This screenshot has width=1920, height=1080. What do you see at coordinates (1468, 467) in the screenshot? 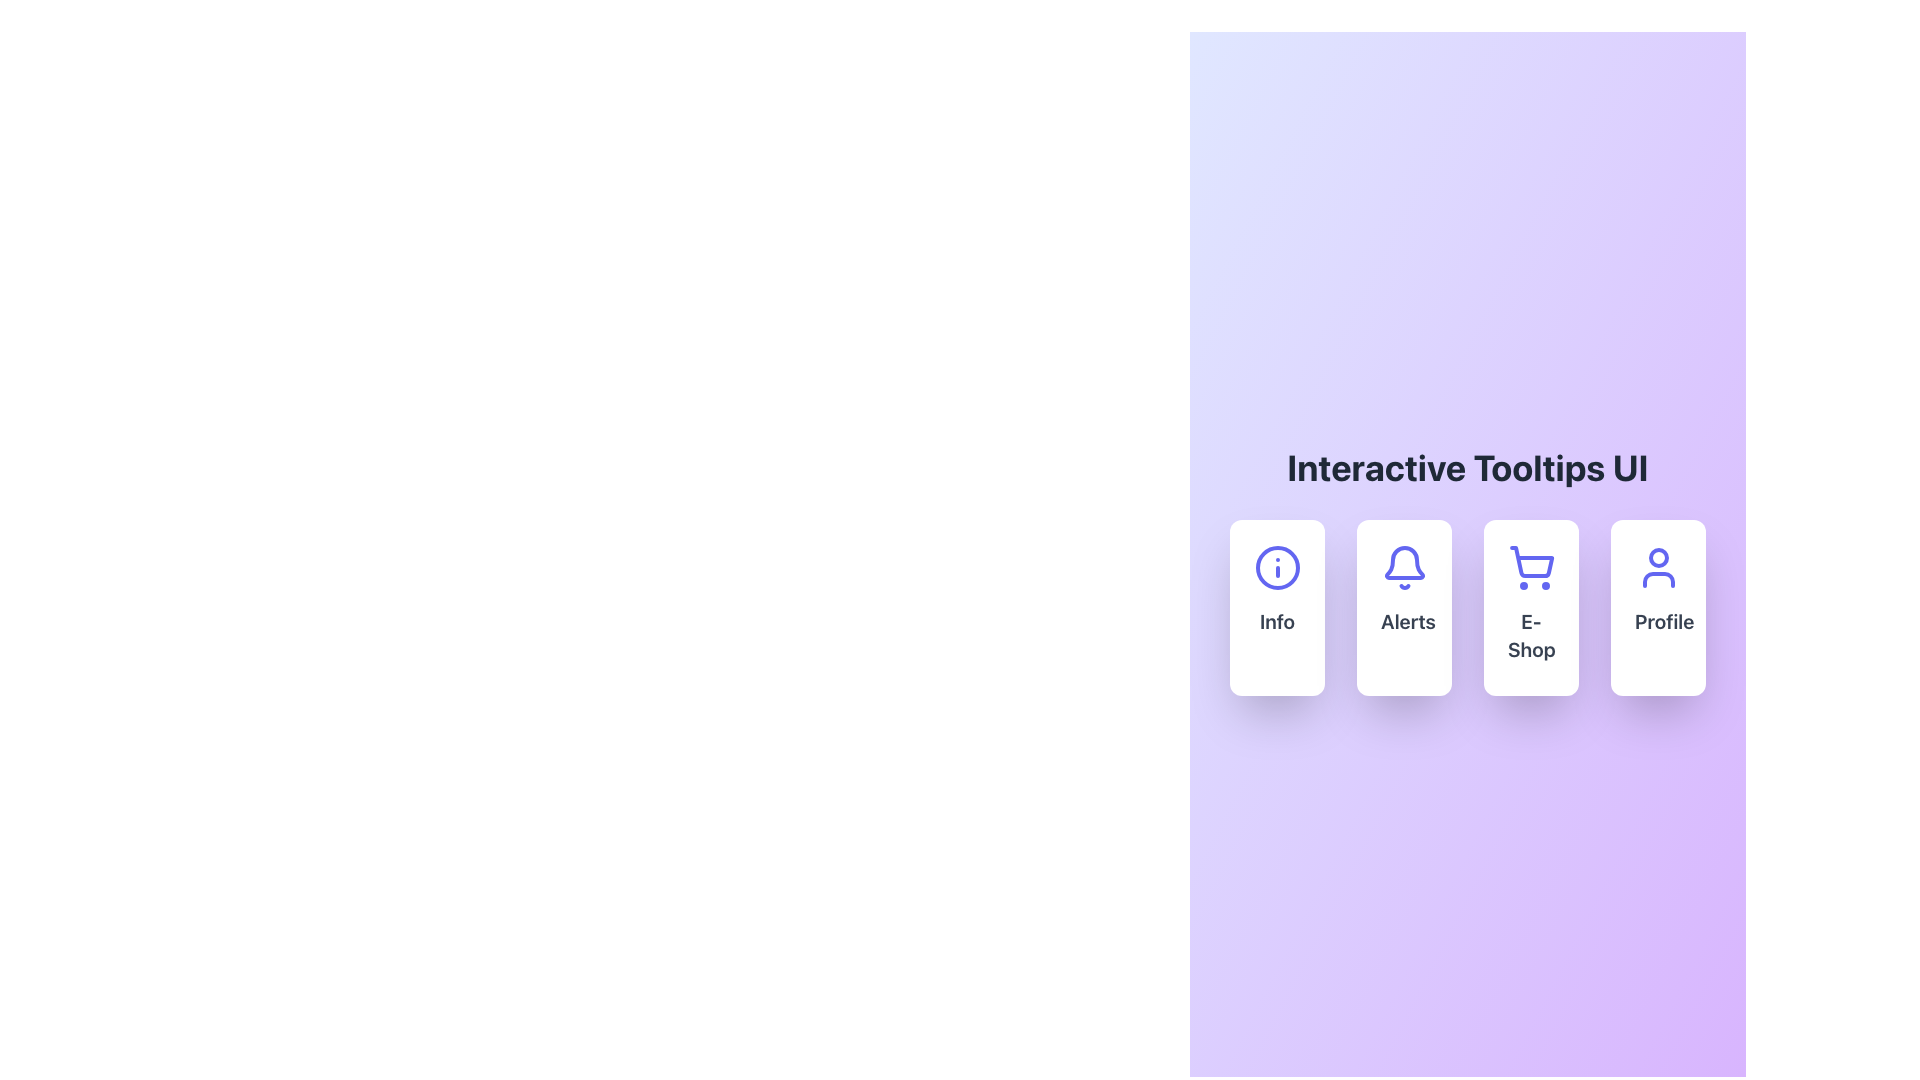
I see `the header element displaying the text 'Interactive Tooltips UI', which is positioned at the top center of the interface, just above the grid layout of cards` at bounding box center [1468, 467].